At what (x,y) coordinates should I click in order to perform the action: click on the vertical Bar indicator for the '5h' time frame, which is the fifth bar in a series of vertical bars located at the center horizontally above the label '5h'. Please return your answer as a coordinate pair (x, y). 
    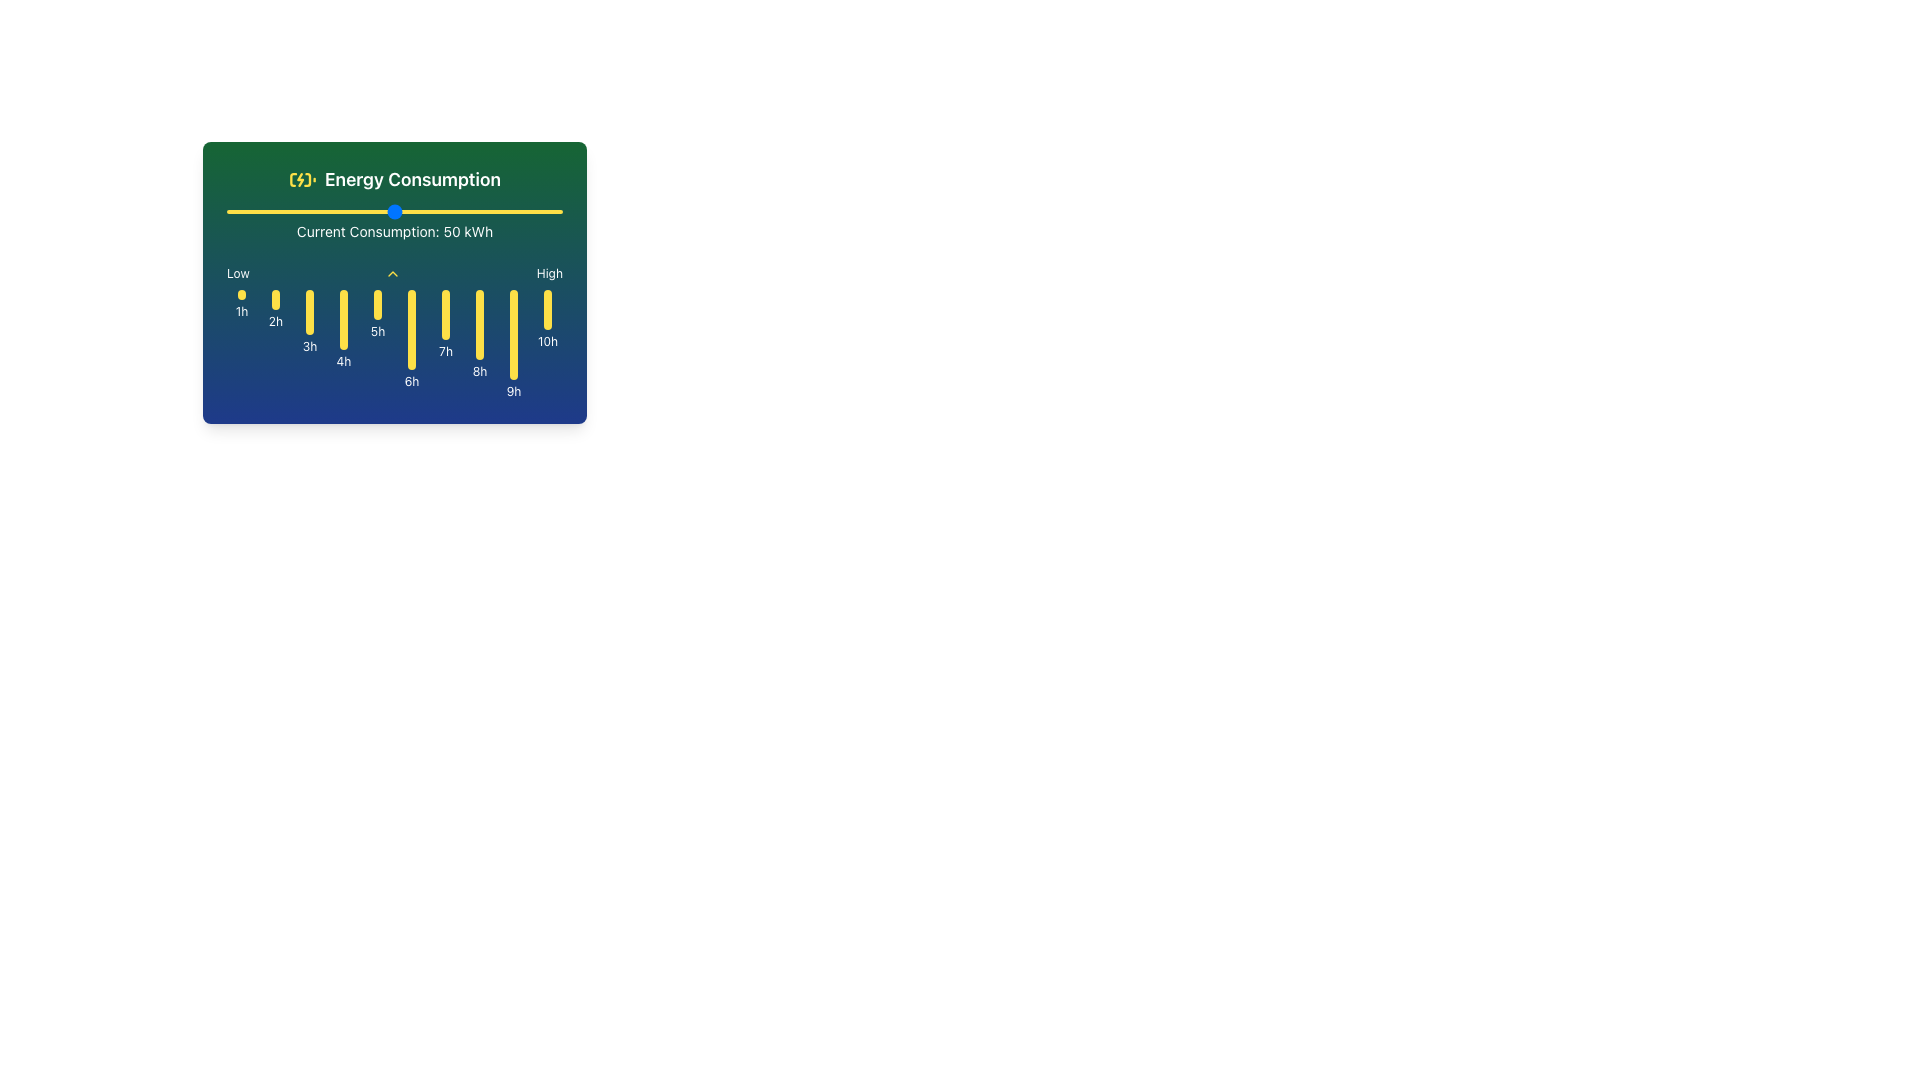
    Looking at the image, I should click on (378, 304).